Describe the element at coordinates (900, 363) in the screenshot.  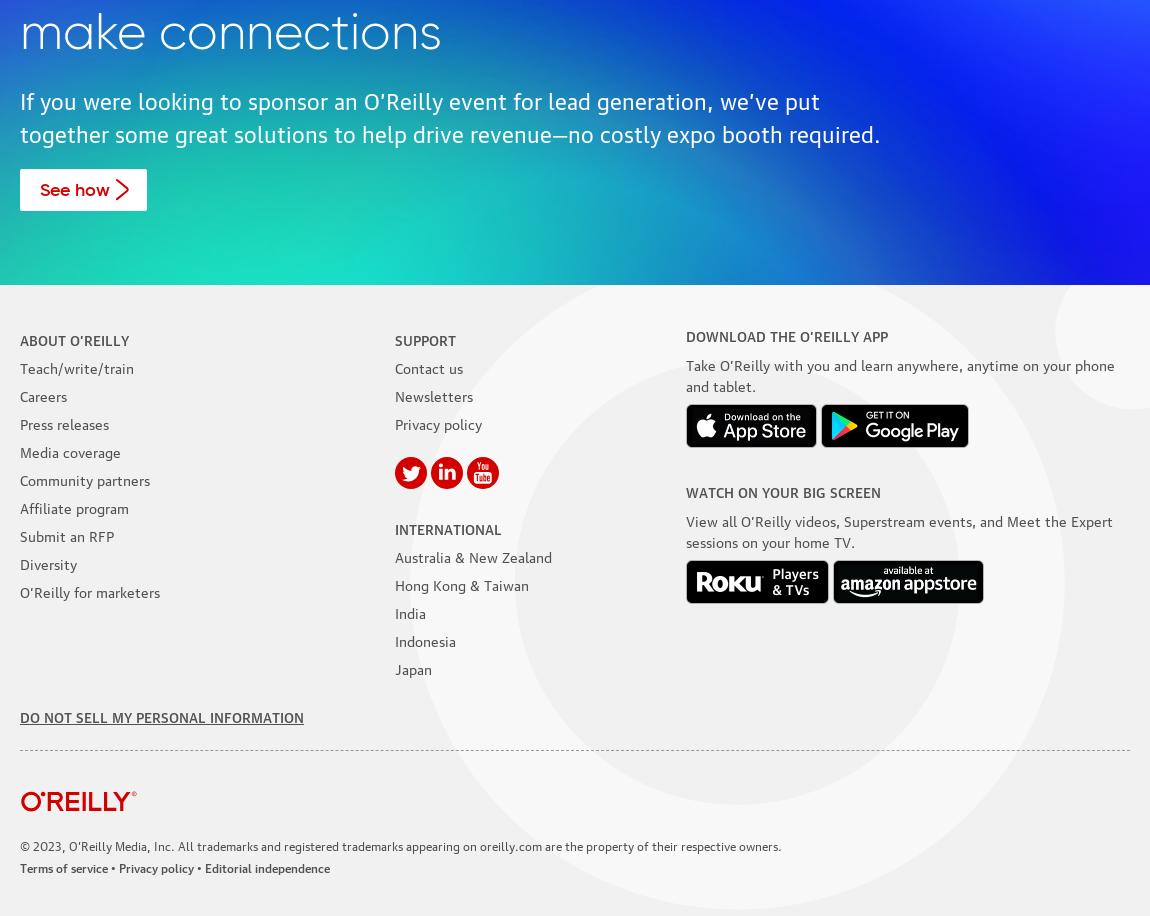
I see `'Take O’Reilly with you and learn anywhere, anytime on your phone'` at that location.